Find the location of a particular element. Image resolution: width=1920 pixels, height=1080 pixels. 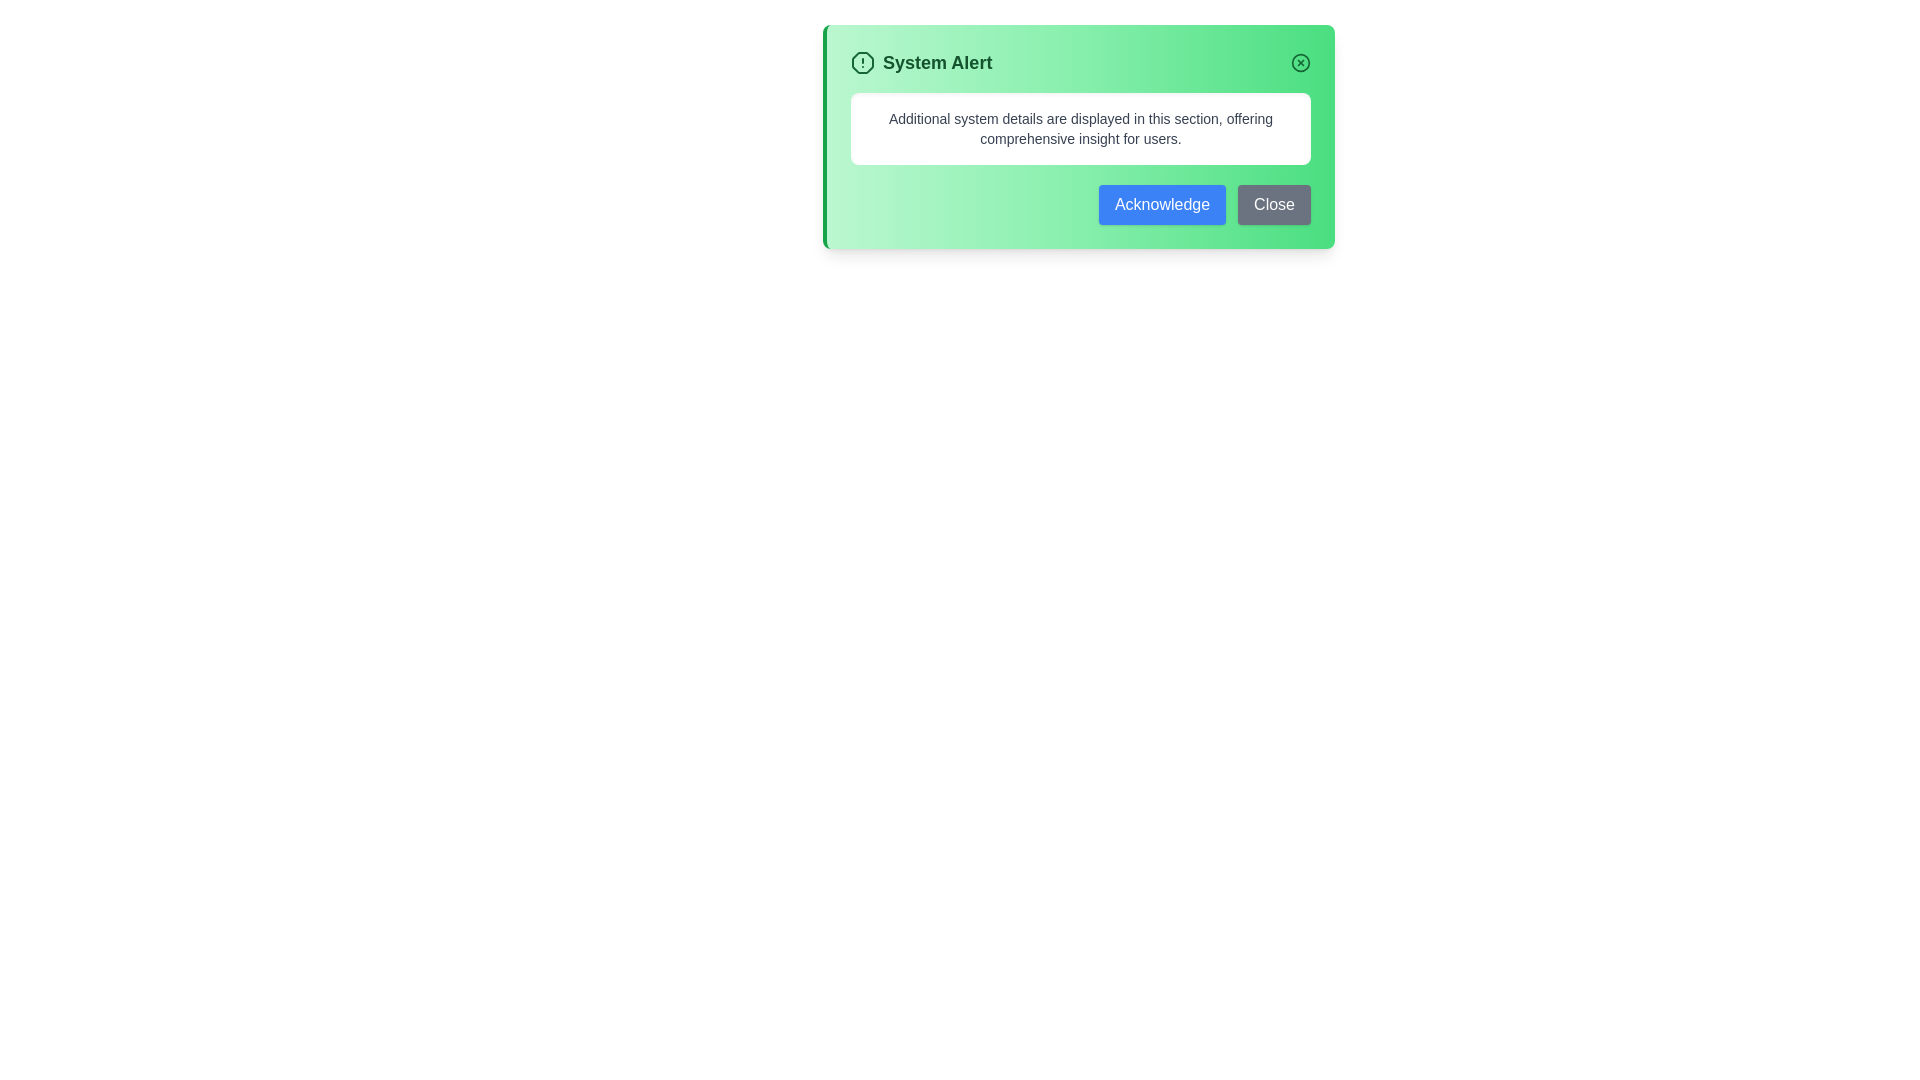

the text 'Additional system details are displayed in this section, offering comprehensive insight for users.' and copy it to the clipboard is located at coordinates (867, 108).